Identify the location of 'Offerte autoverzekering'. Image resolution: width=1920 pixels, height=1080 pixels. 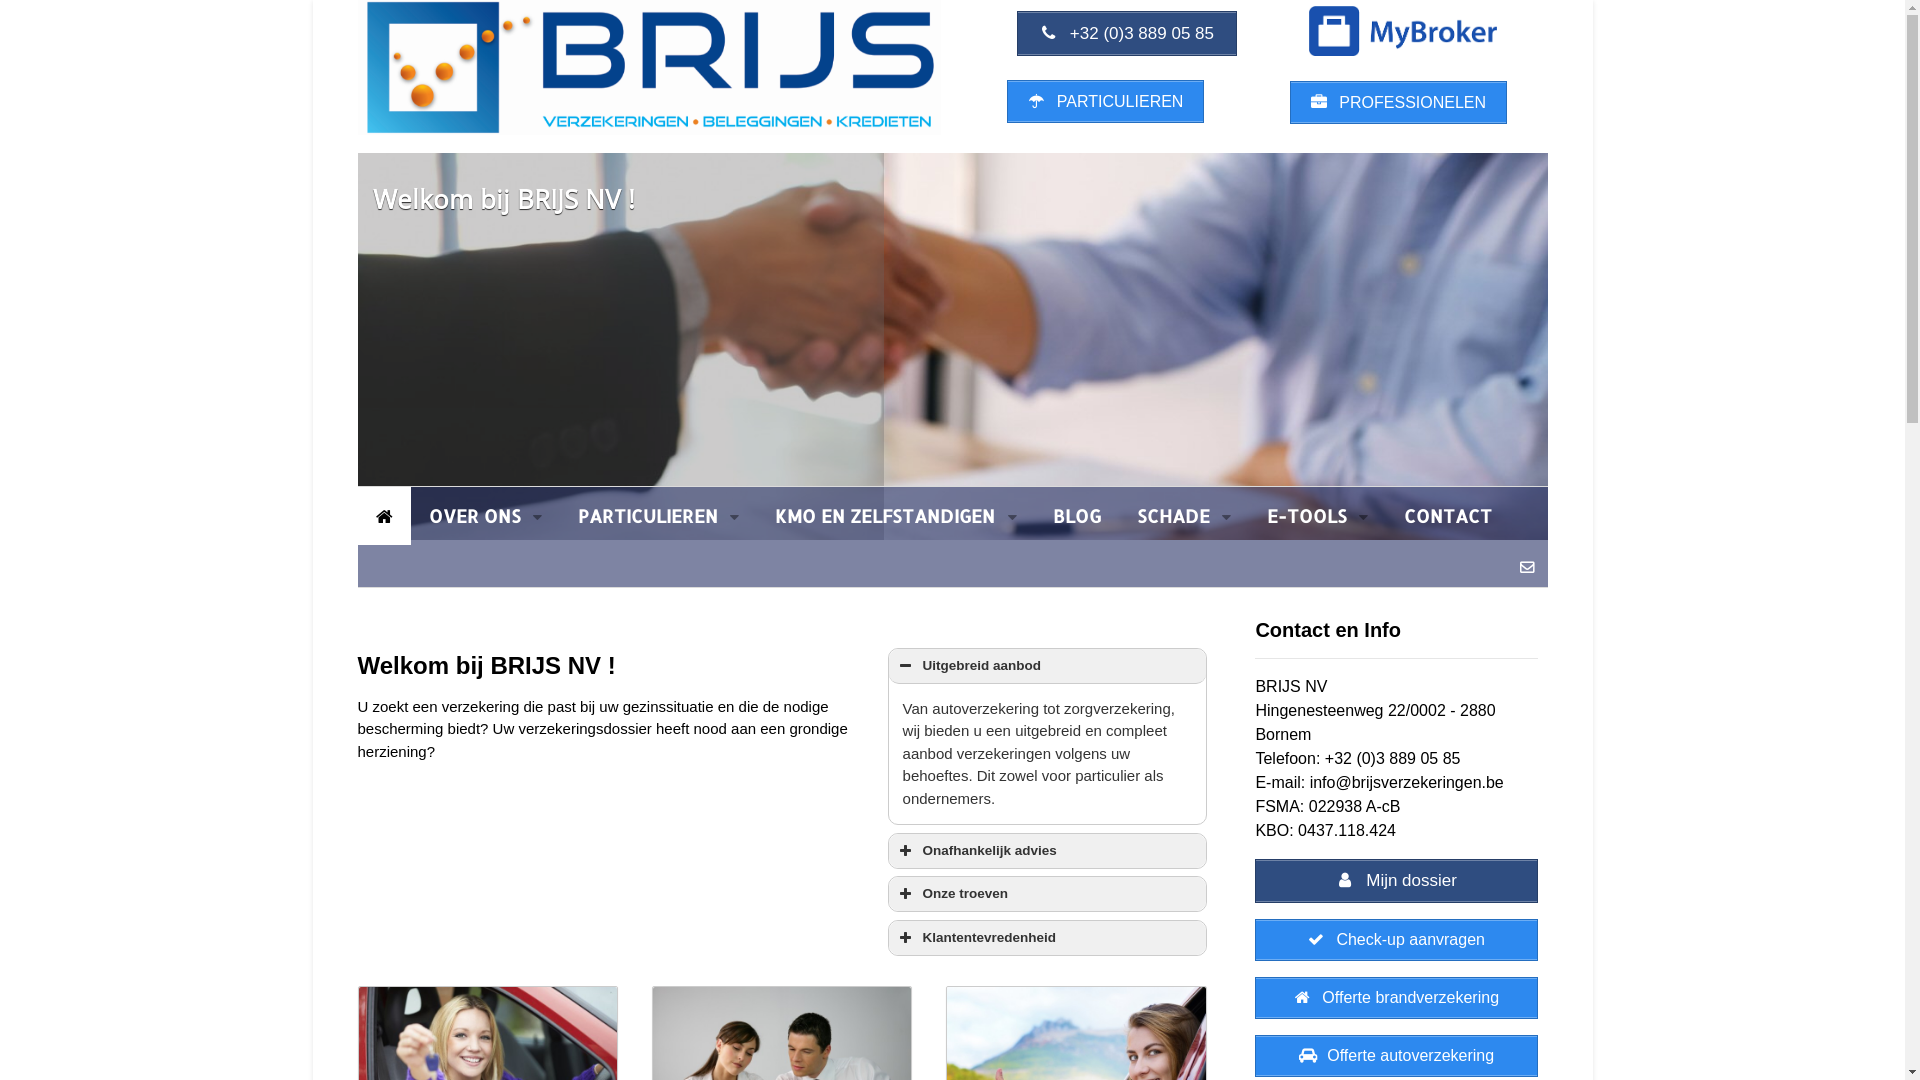
(1395, 1055).